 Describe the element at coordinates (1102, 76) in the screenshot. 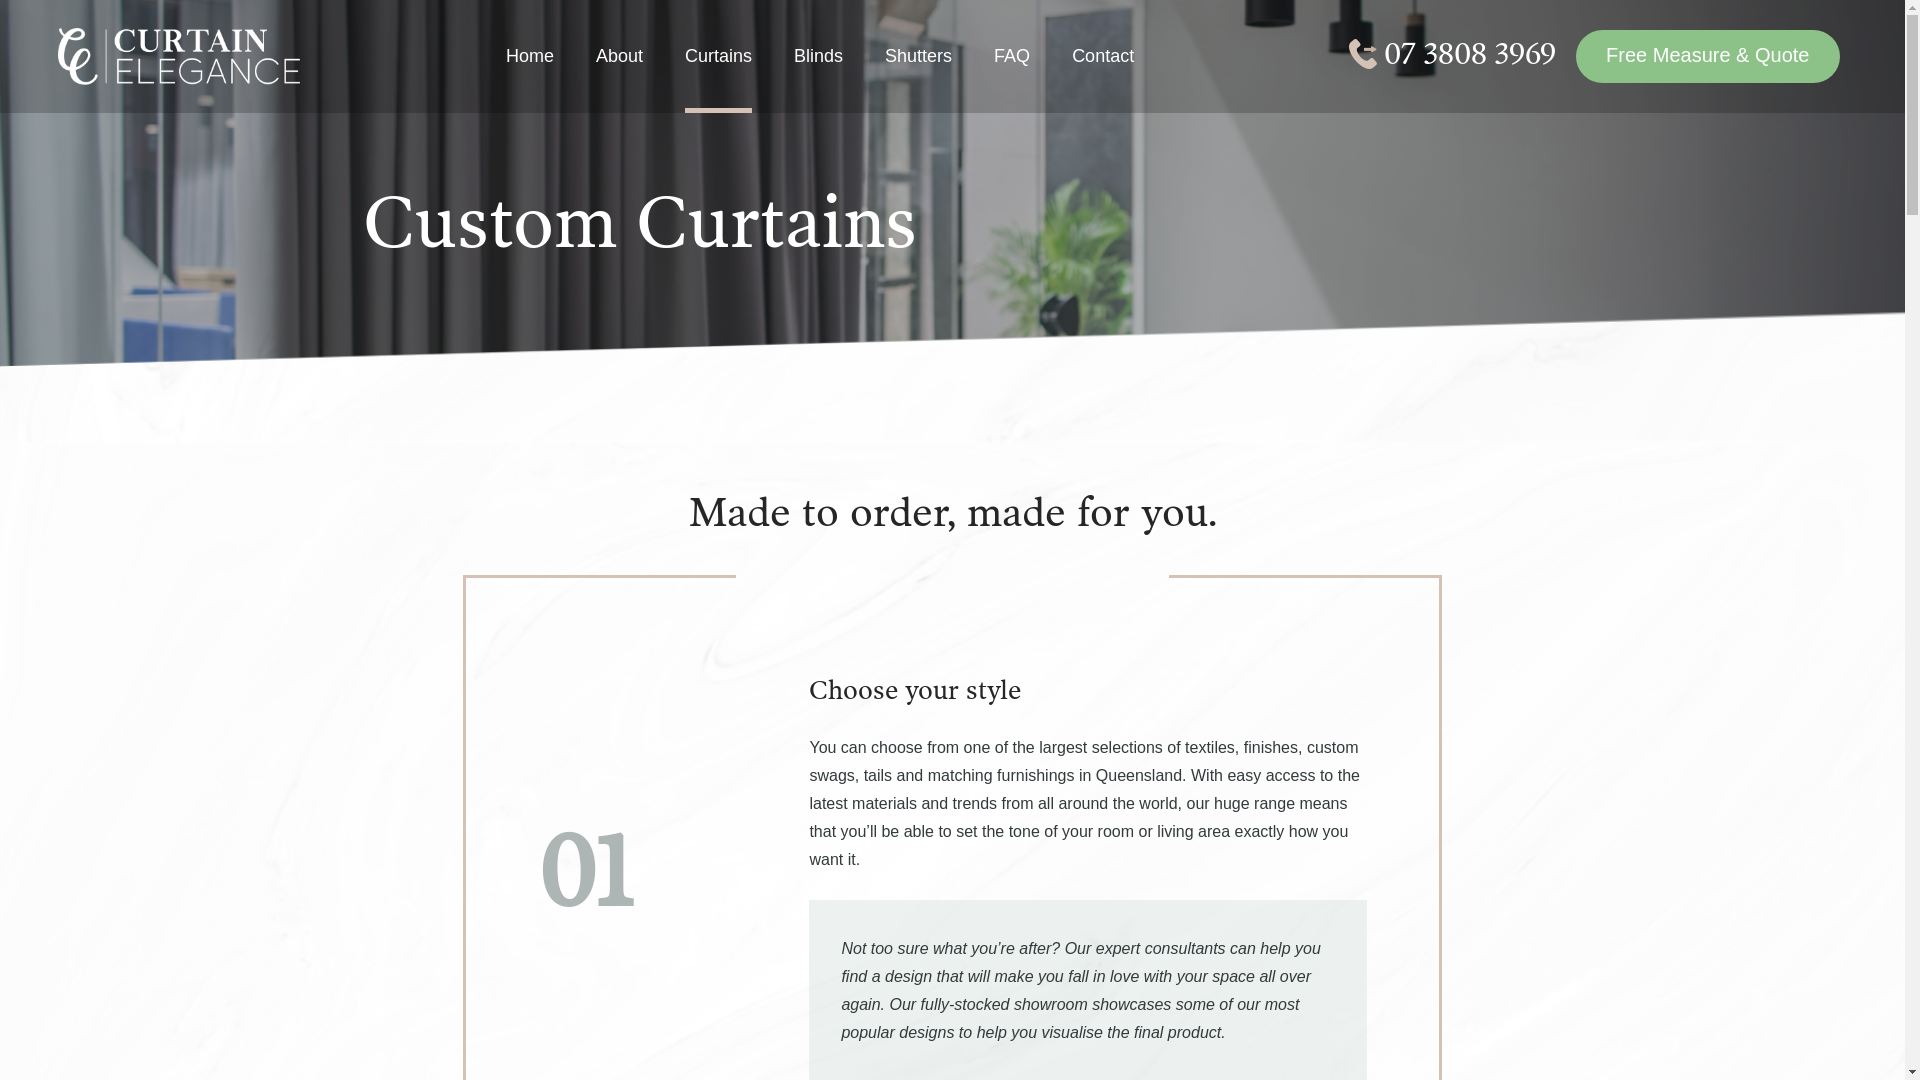

I see `'Contact'` at that location.